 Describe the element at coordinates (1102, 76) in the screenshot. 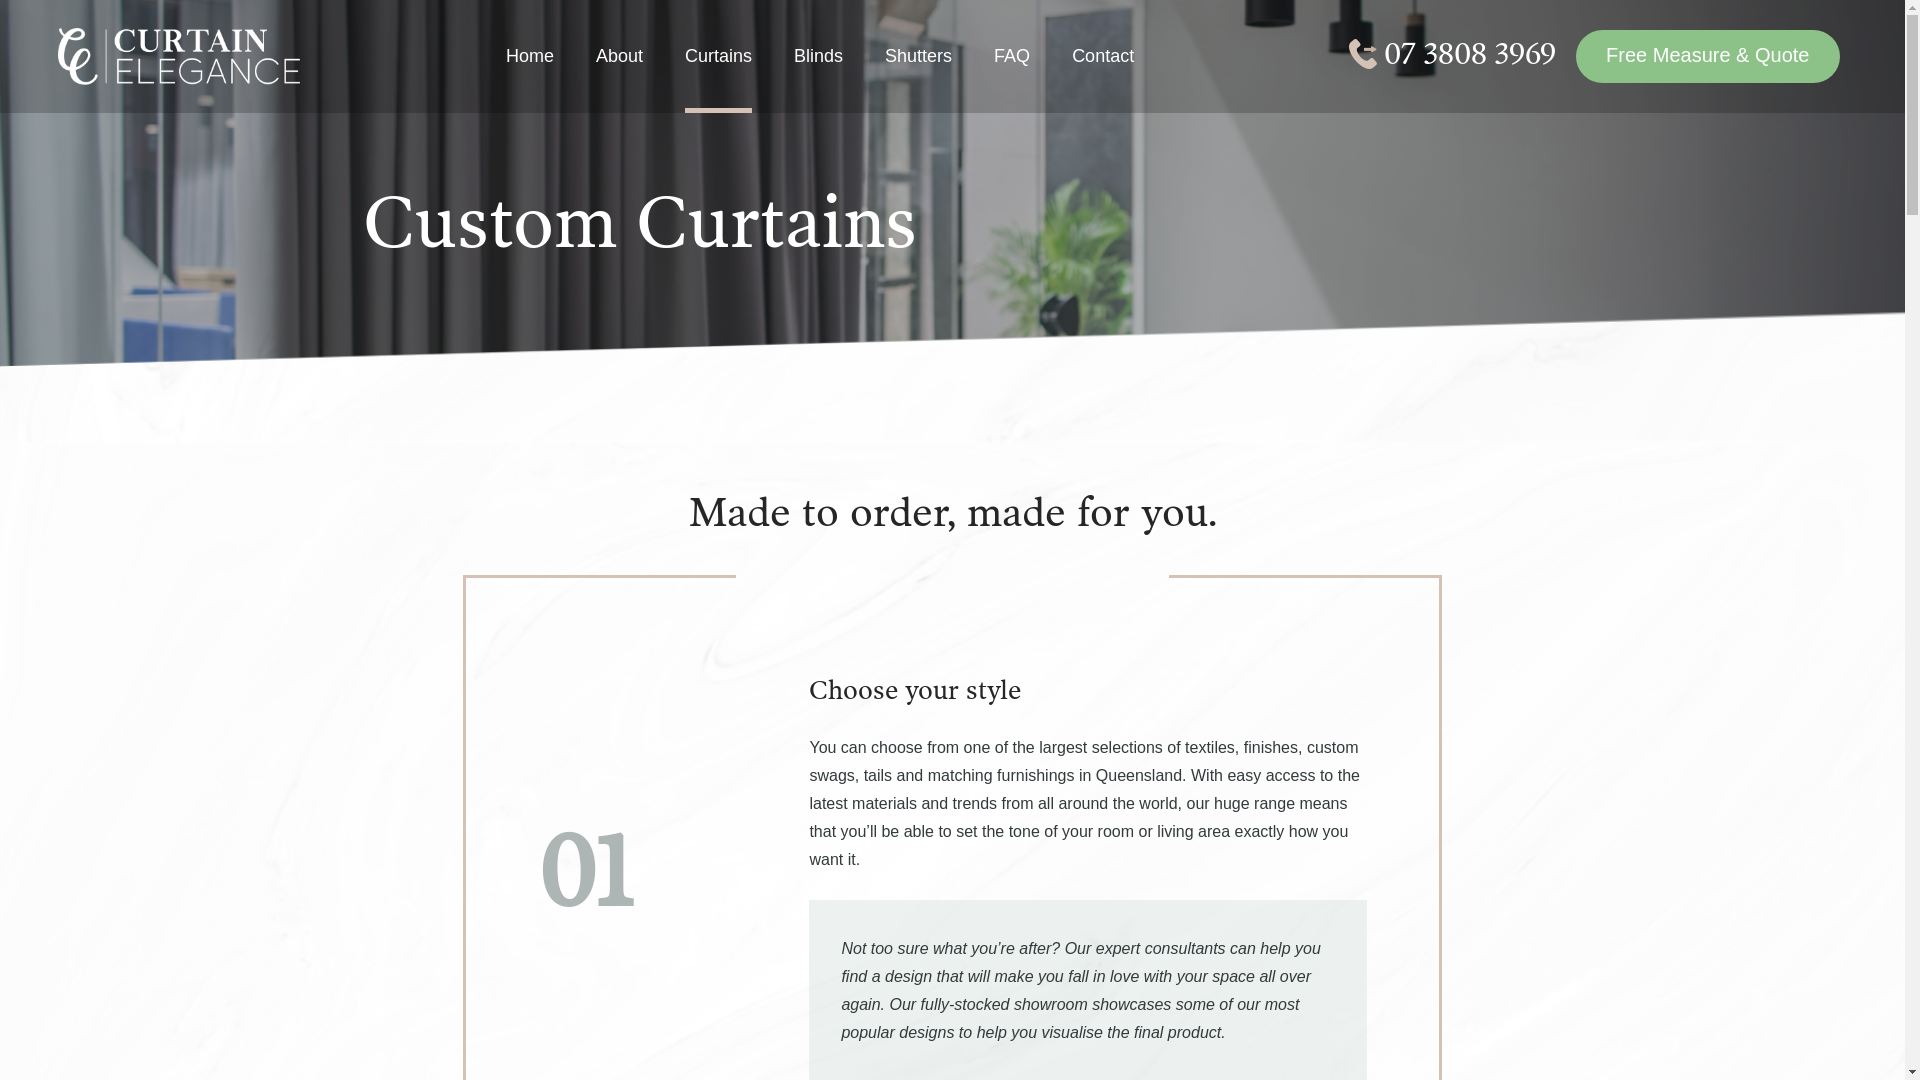

I see `'Contact'` at that location.